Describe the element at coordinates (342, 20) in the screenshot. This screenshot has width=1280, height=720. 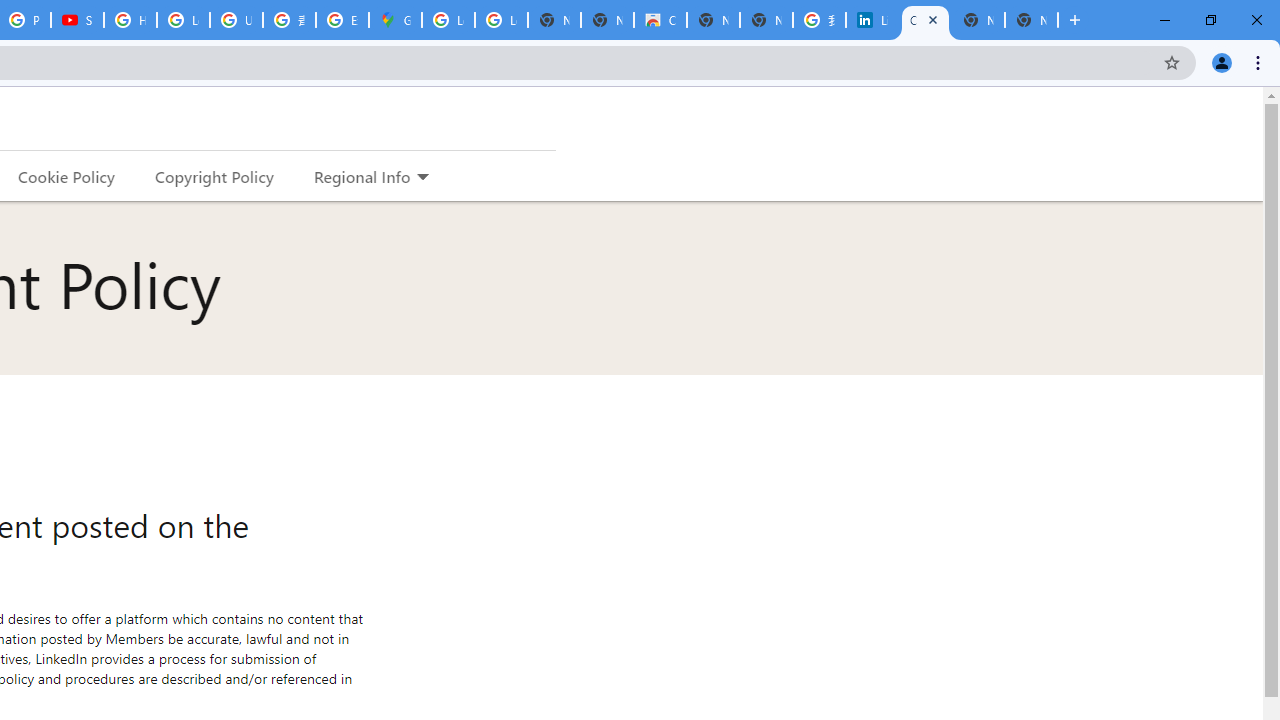
I see `'Explore new street-level details - Google Maps Help'` at that location.